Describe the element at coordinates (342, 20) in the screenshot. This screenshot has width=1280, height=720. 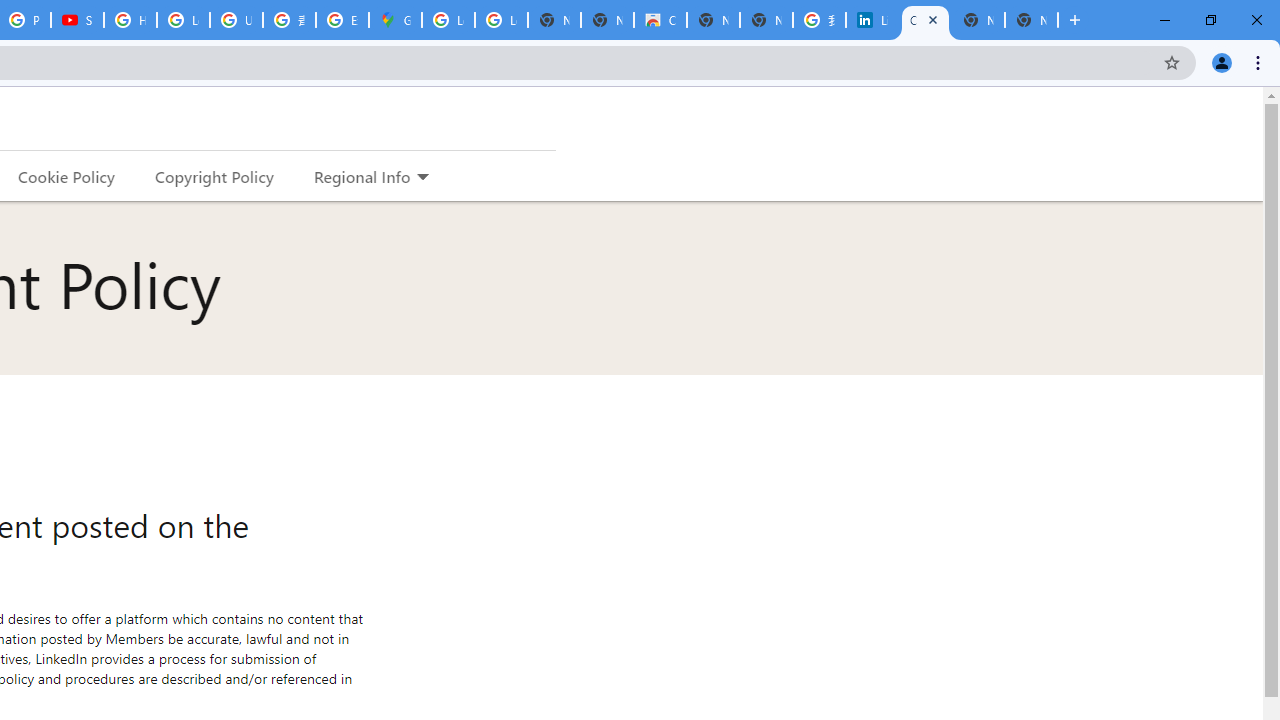
I see `'Explore new street-level details - Google Maps Help'` at that location.